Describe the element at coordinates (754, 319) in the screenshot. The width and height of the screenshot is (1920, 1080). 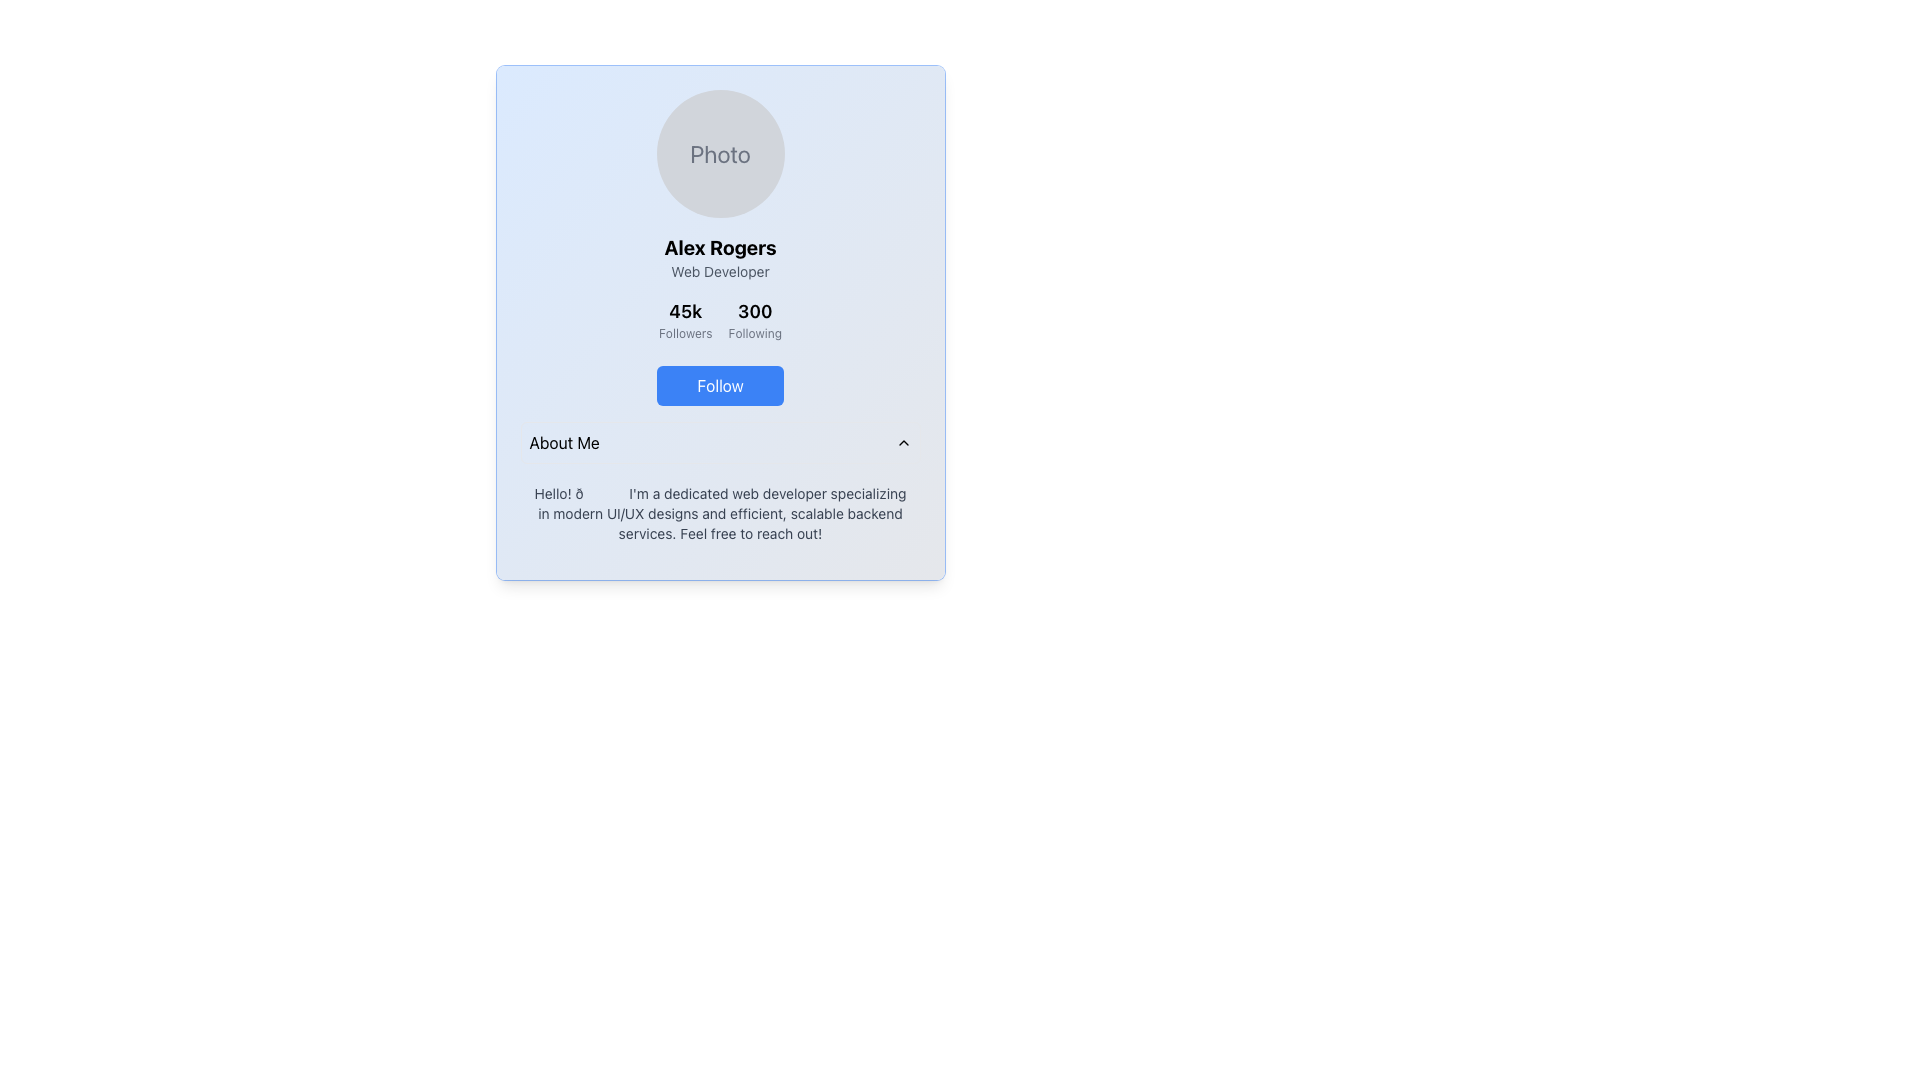
I see `the 'Following' text display element that shows '300', located to the right of the '45k Followers' element` at that location.